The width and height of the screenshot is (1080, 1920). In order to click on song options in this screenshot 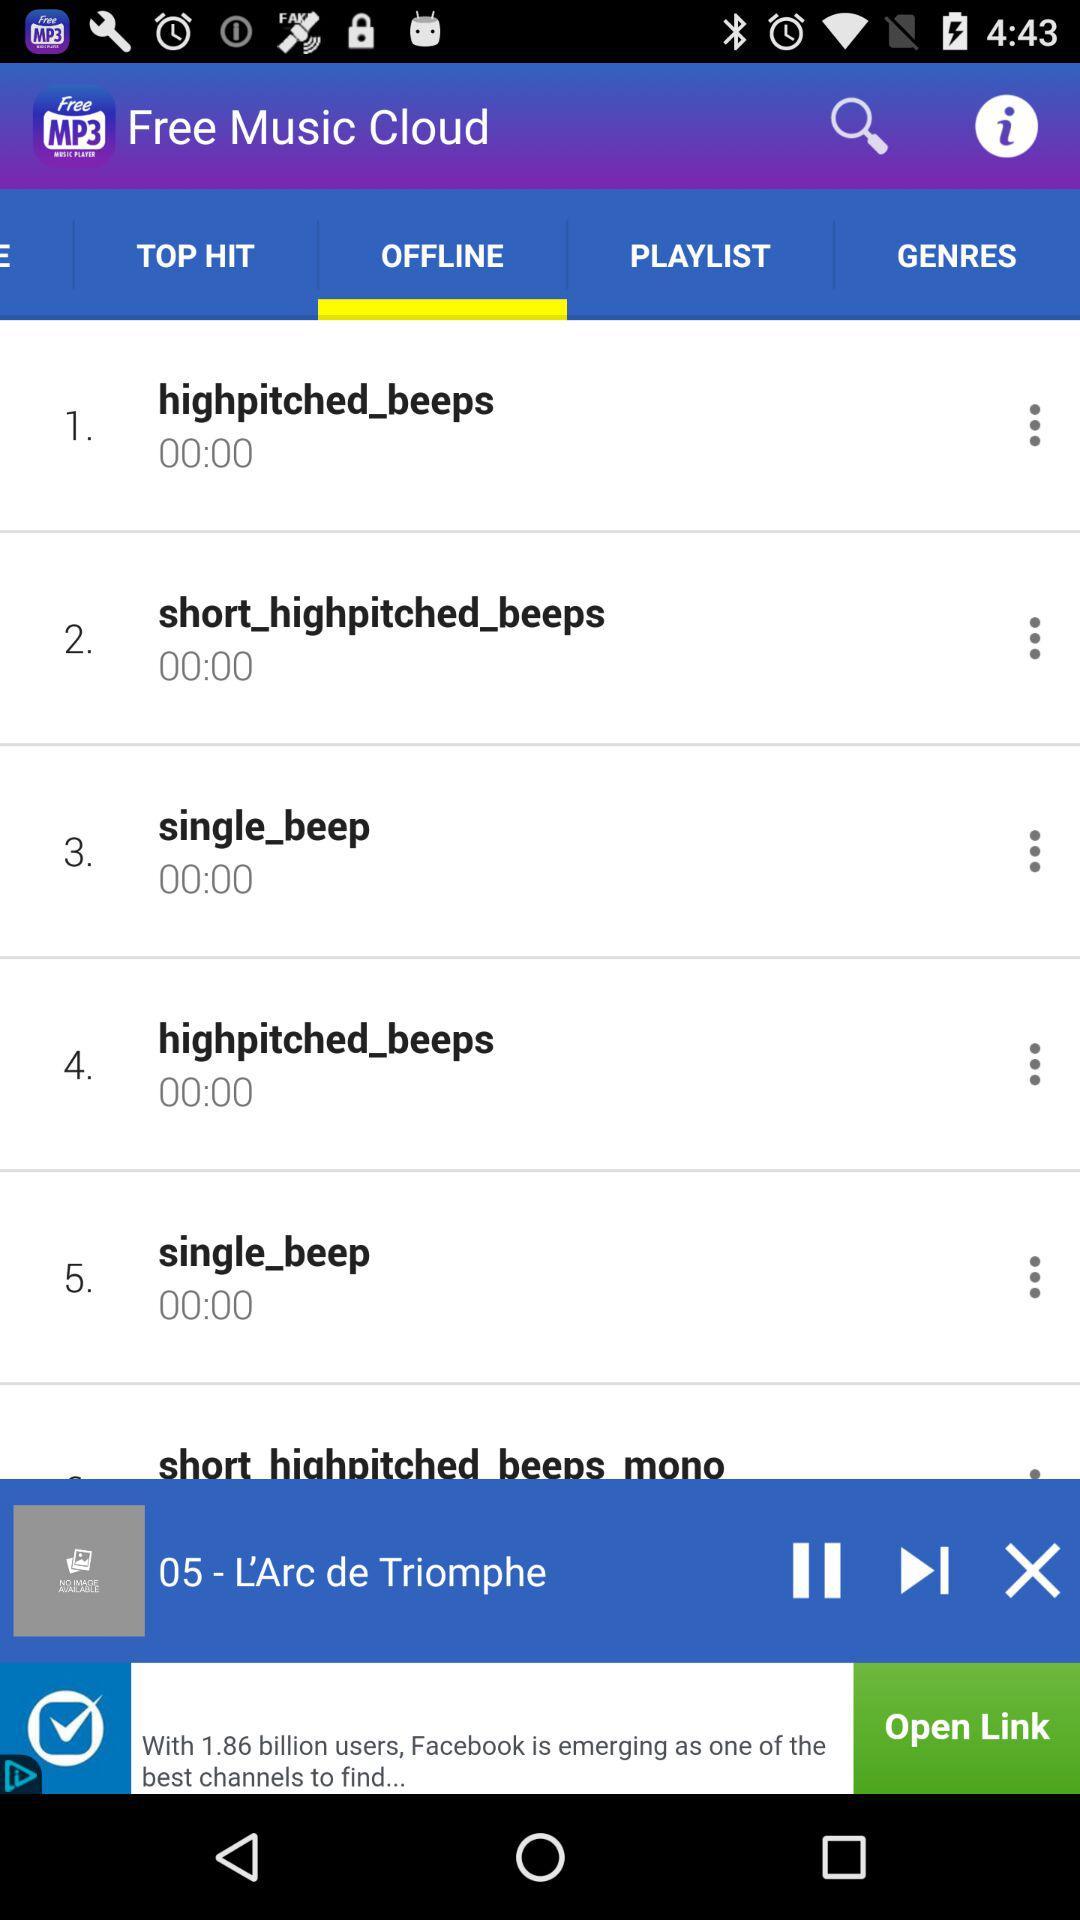, I will do `click(1034, 1276)`.